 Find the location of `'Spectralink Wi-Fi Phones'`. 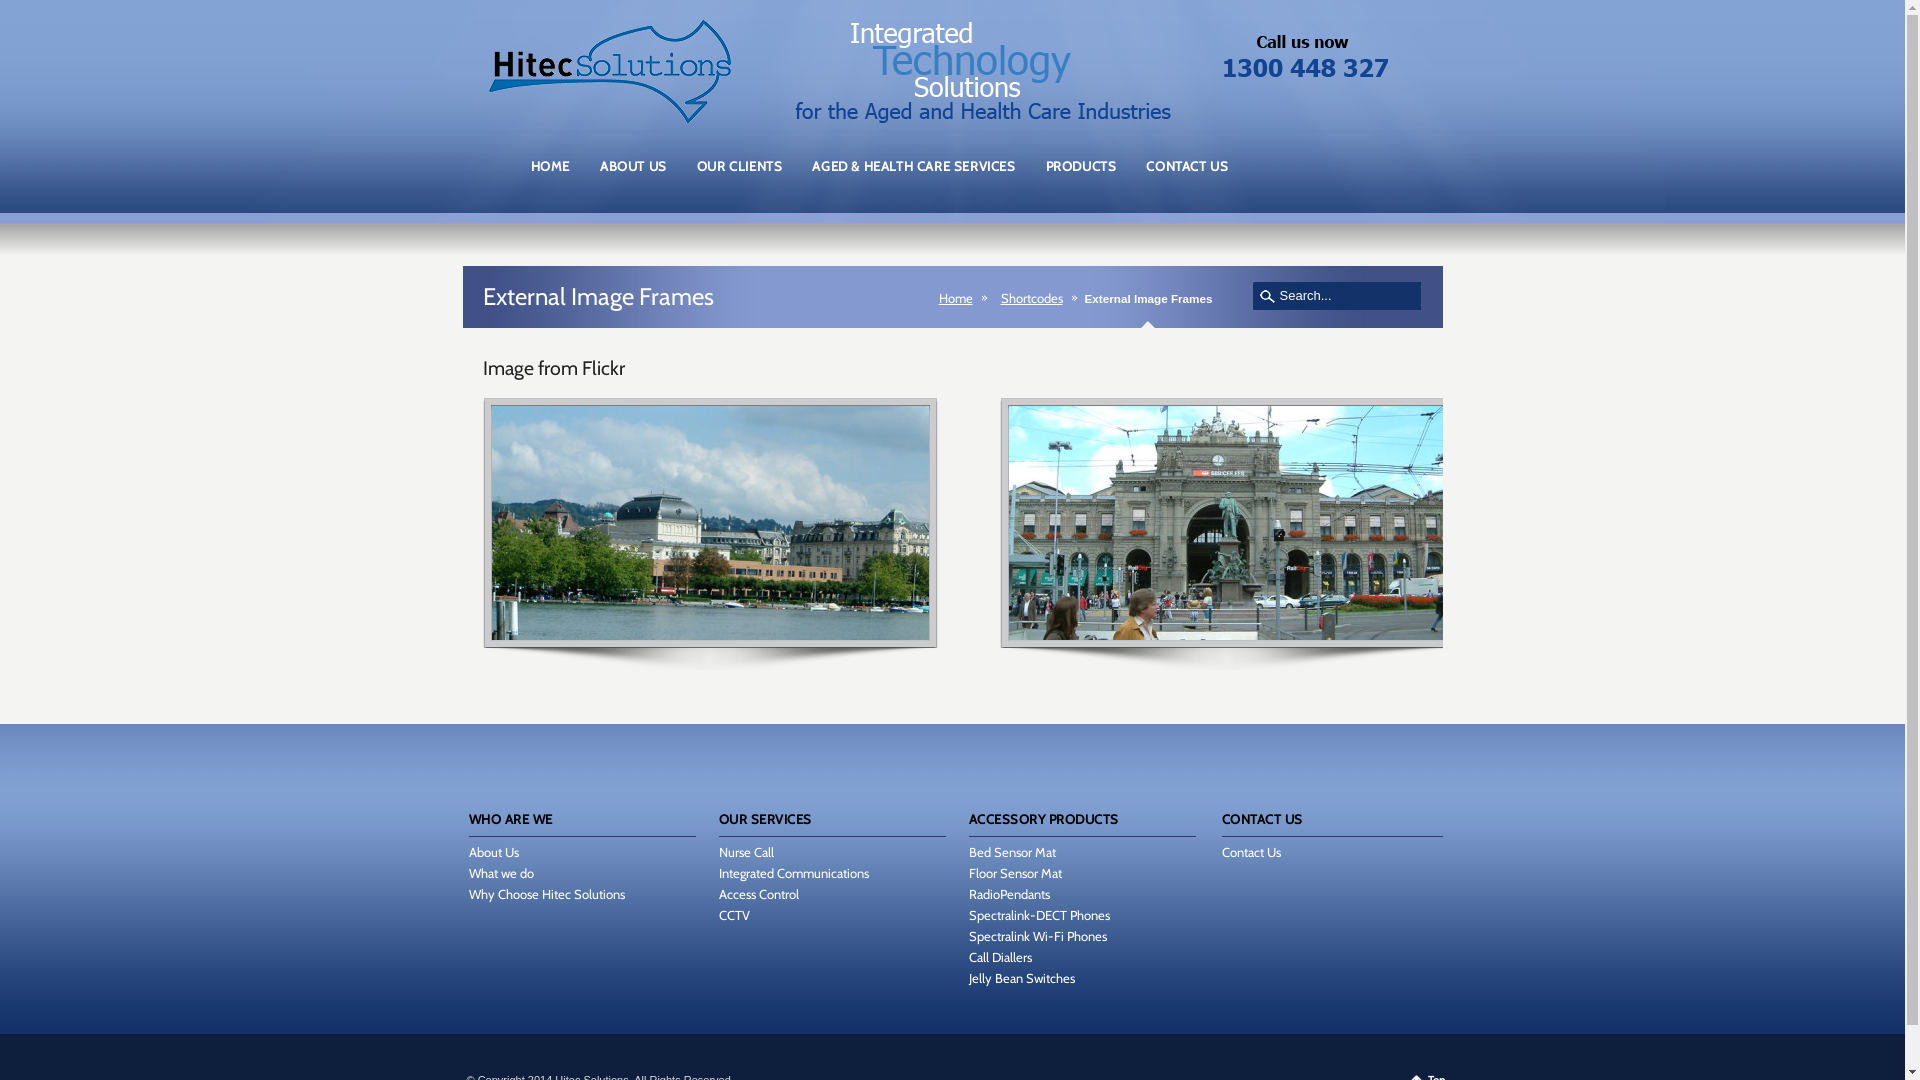

'Spectralink Wi-Fi Phones' is located at coordinates (1036, 936).